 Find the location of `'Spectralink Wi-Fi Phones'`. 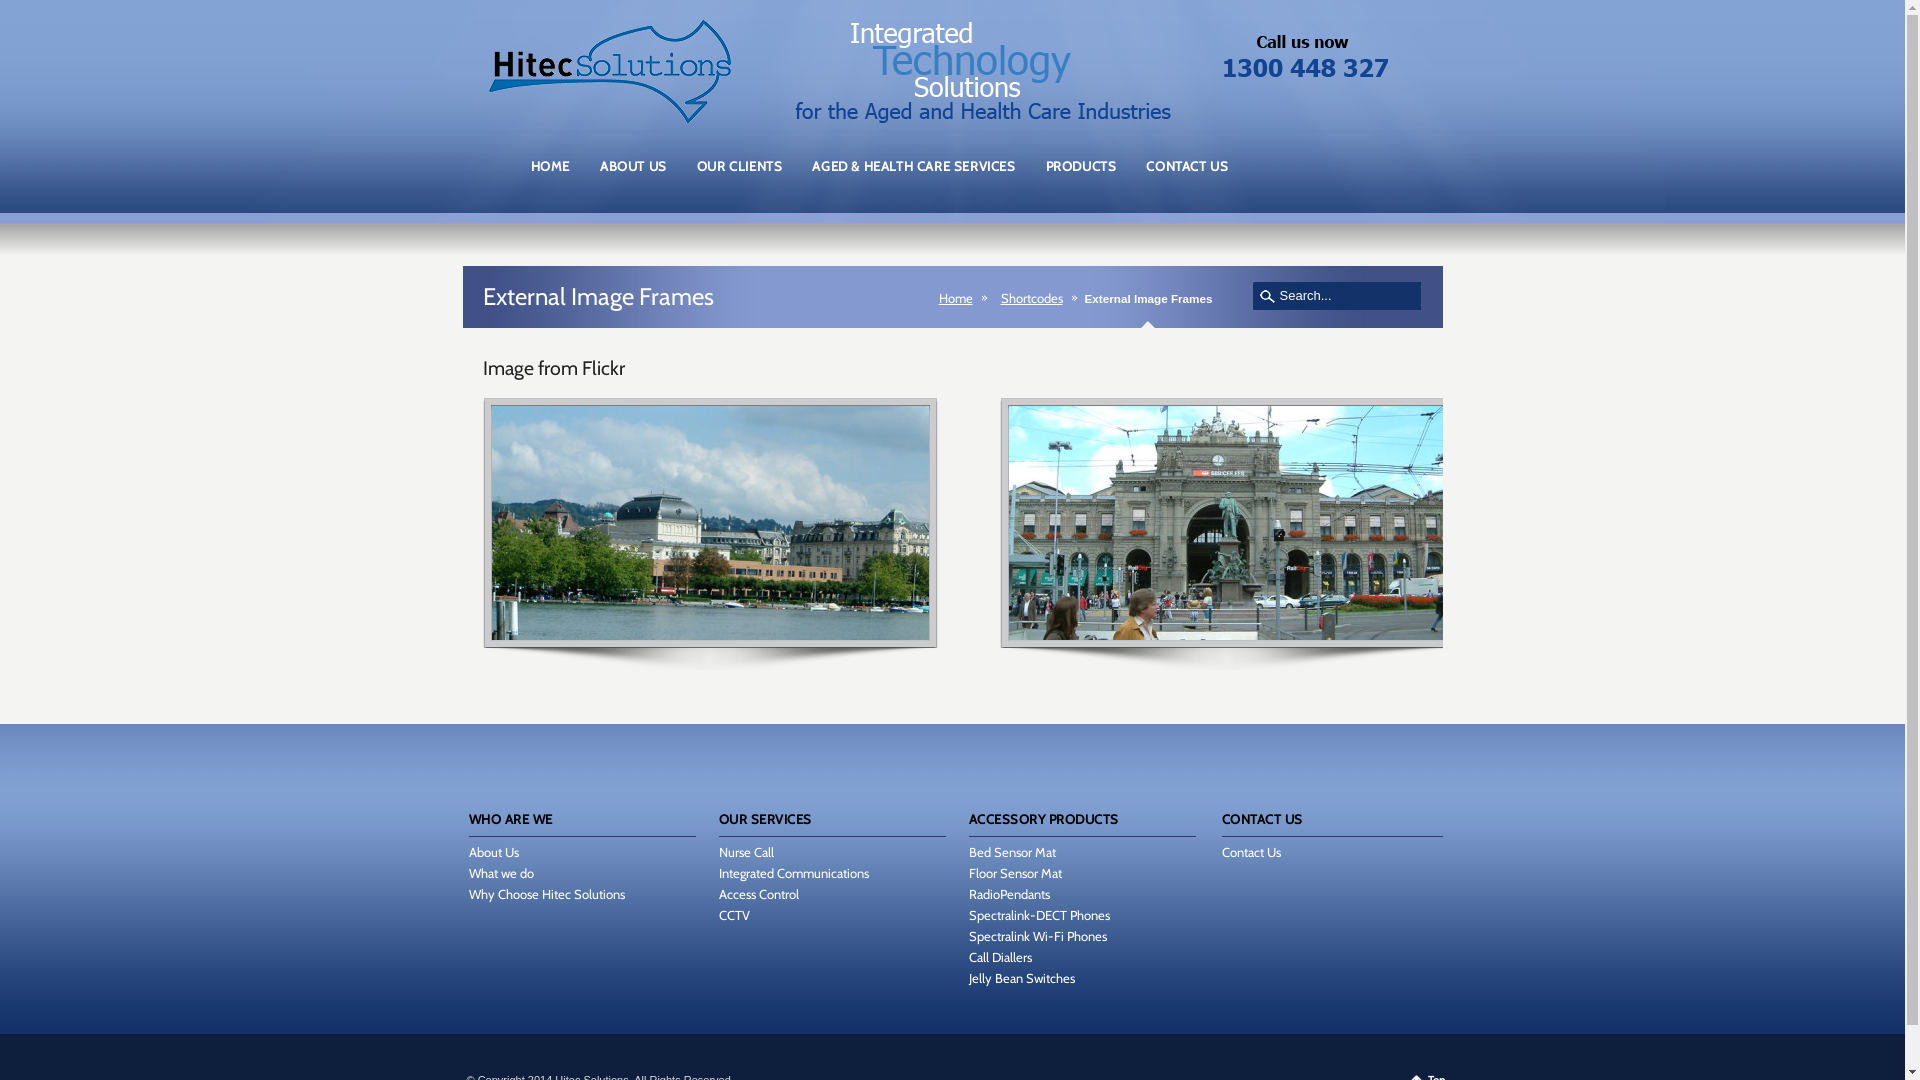

'Spectralink Wi-Fi Phones' is located at coordinates (1036, 936).